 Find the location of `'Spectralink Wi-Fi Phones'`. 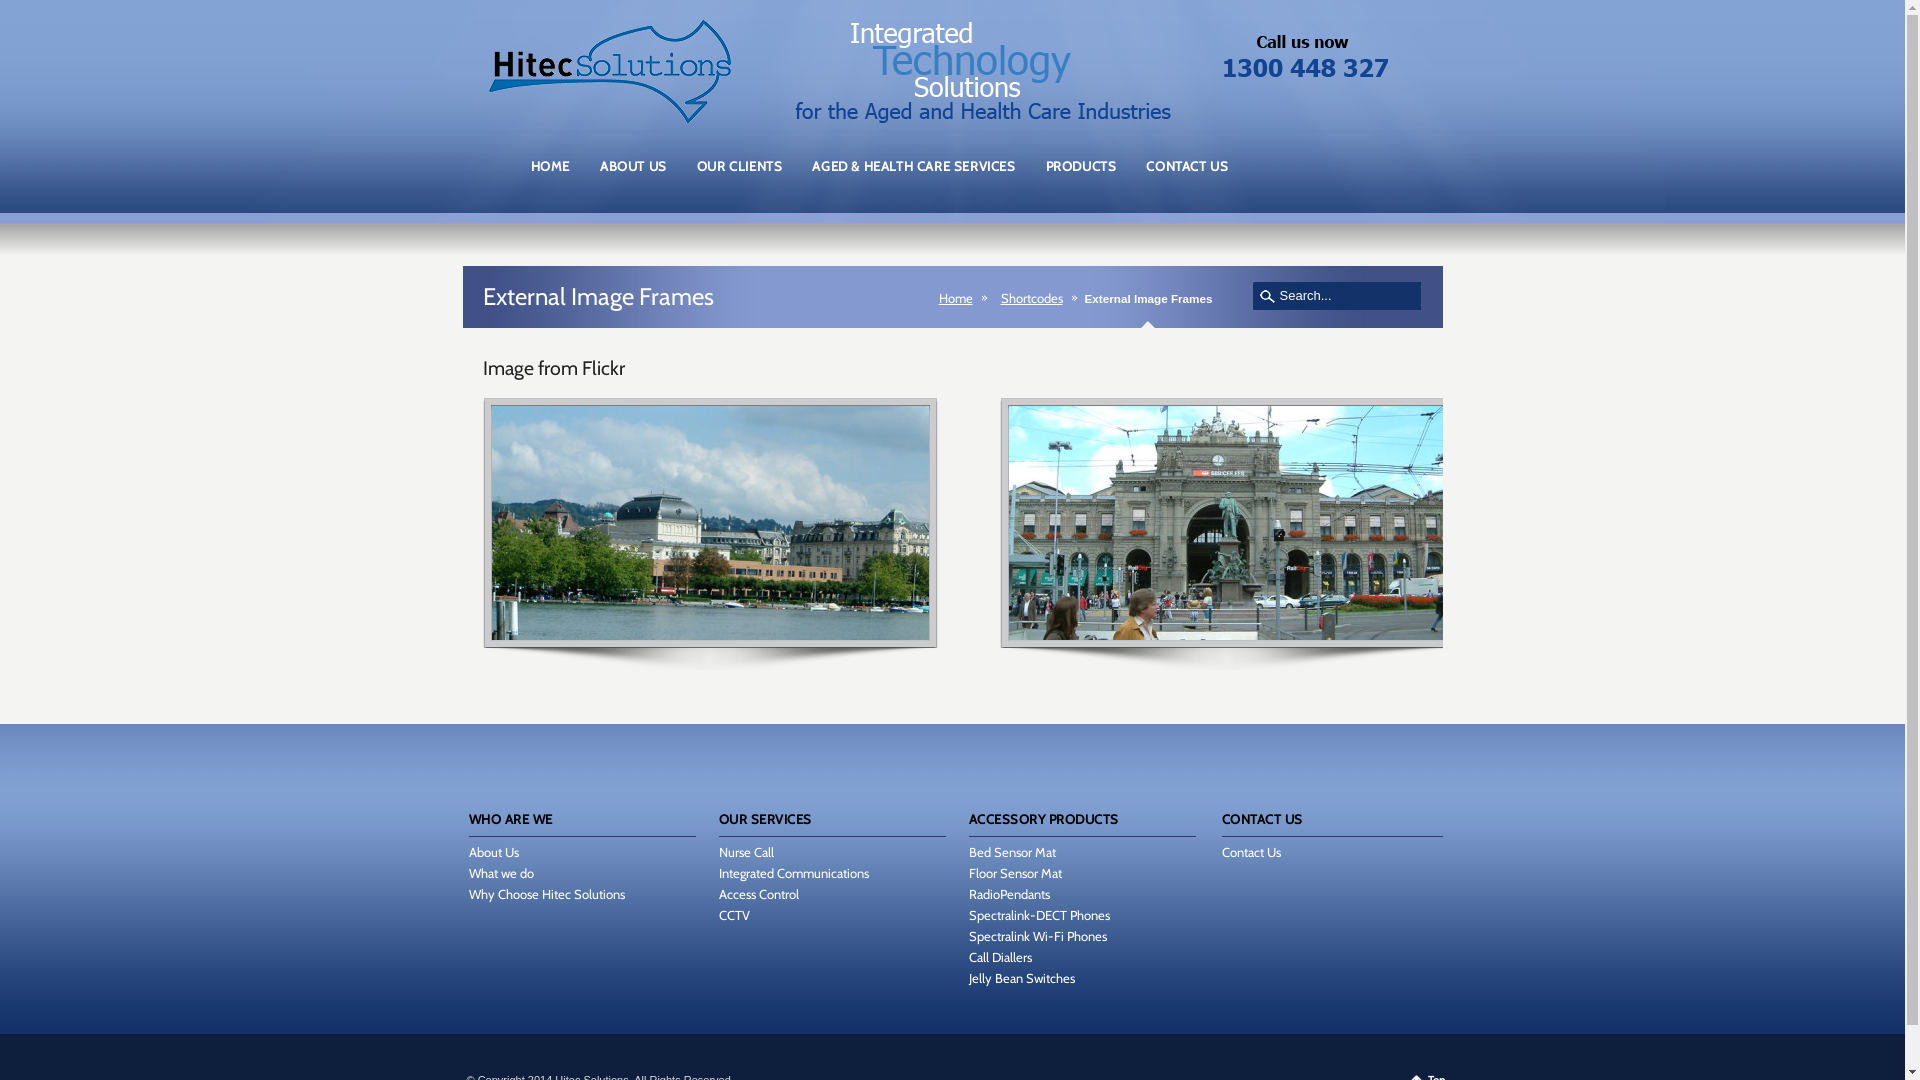

'Spectralink Wi-Fi Phones' is located at coordinates (1036, 936).